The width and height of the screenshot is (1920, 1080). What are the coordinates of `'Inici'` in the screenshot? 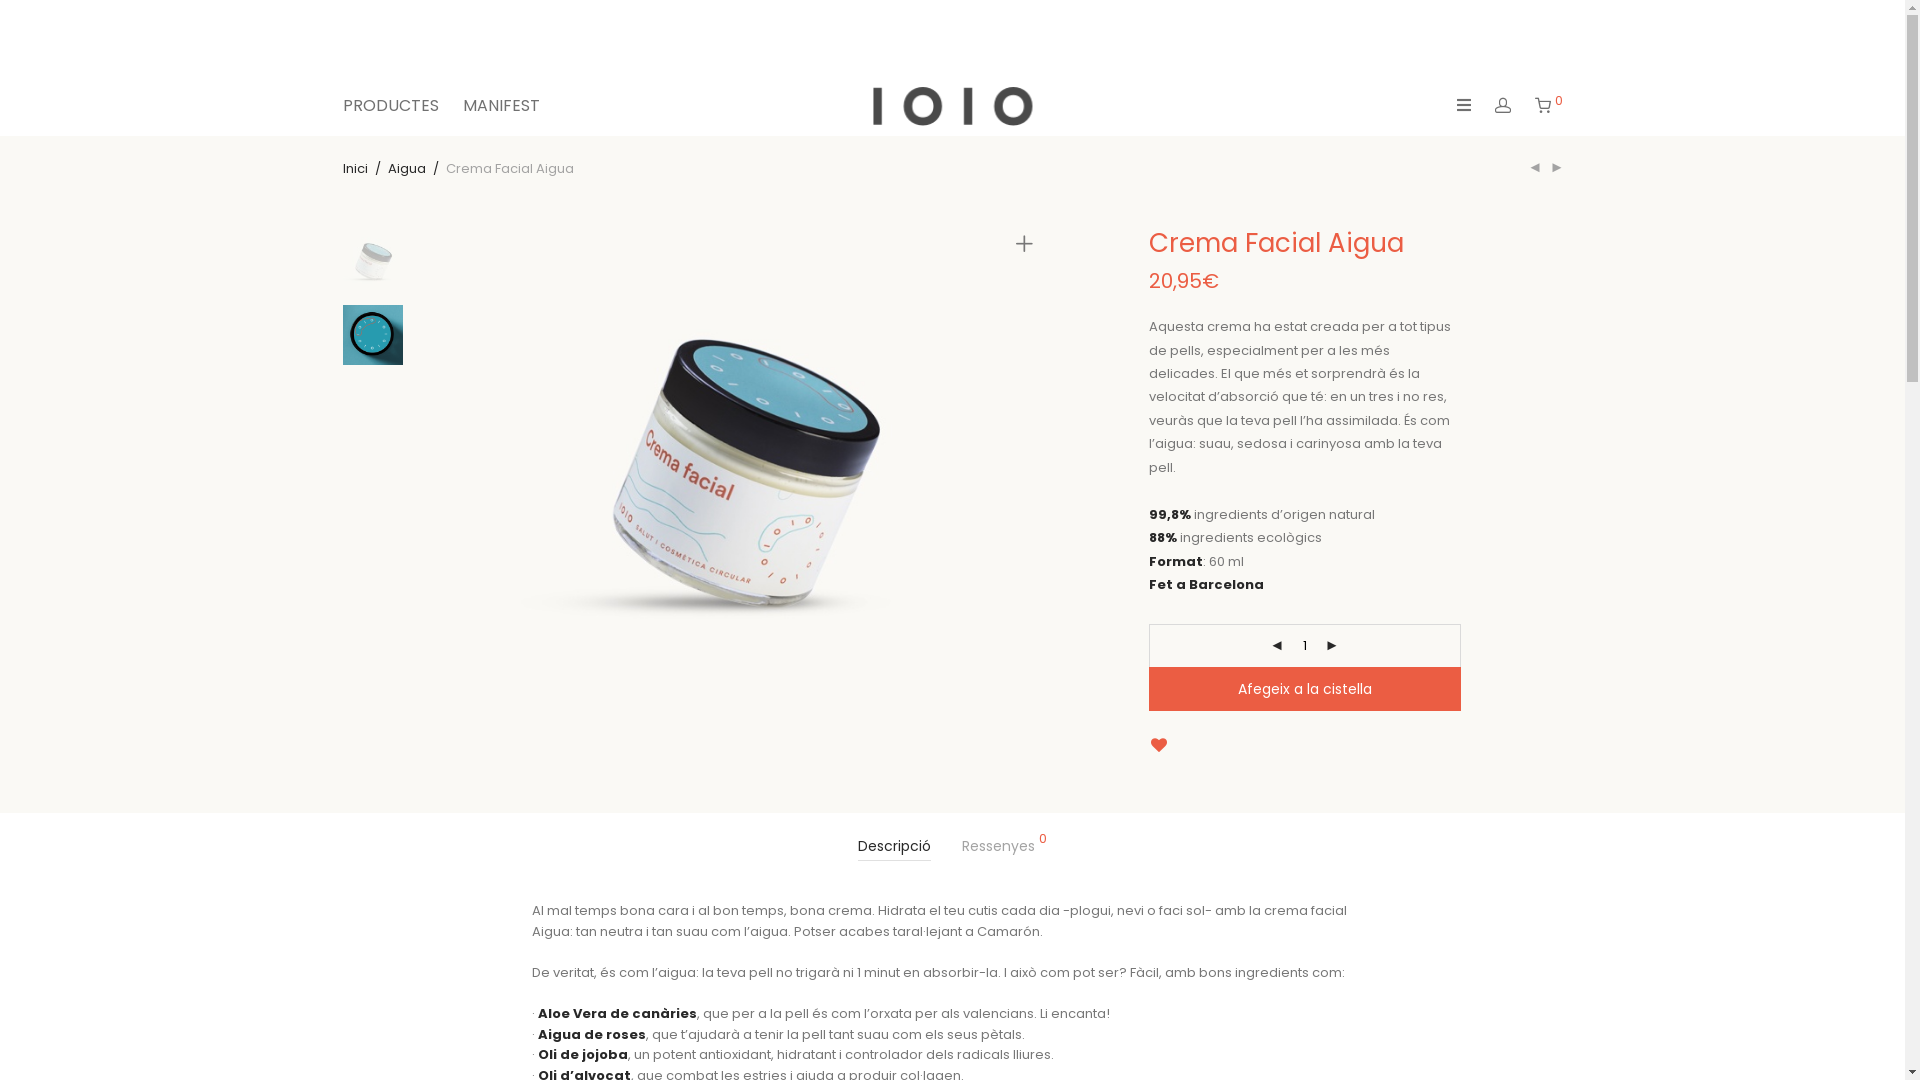 It's located at (354, 168).